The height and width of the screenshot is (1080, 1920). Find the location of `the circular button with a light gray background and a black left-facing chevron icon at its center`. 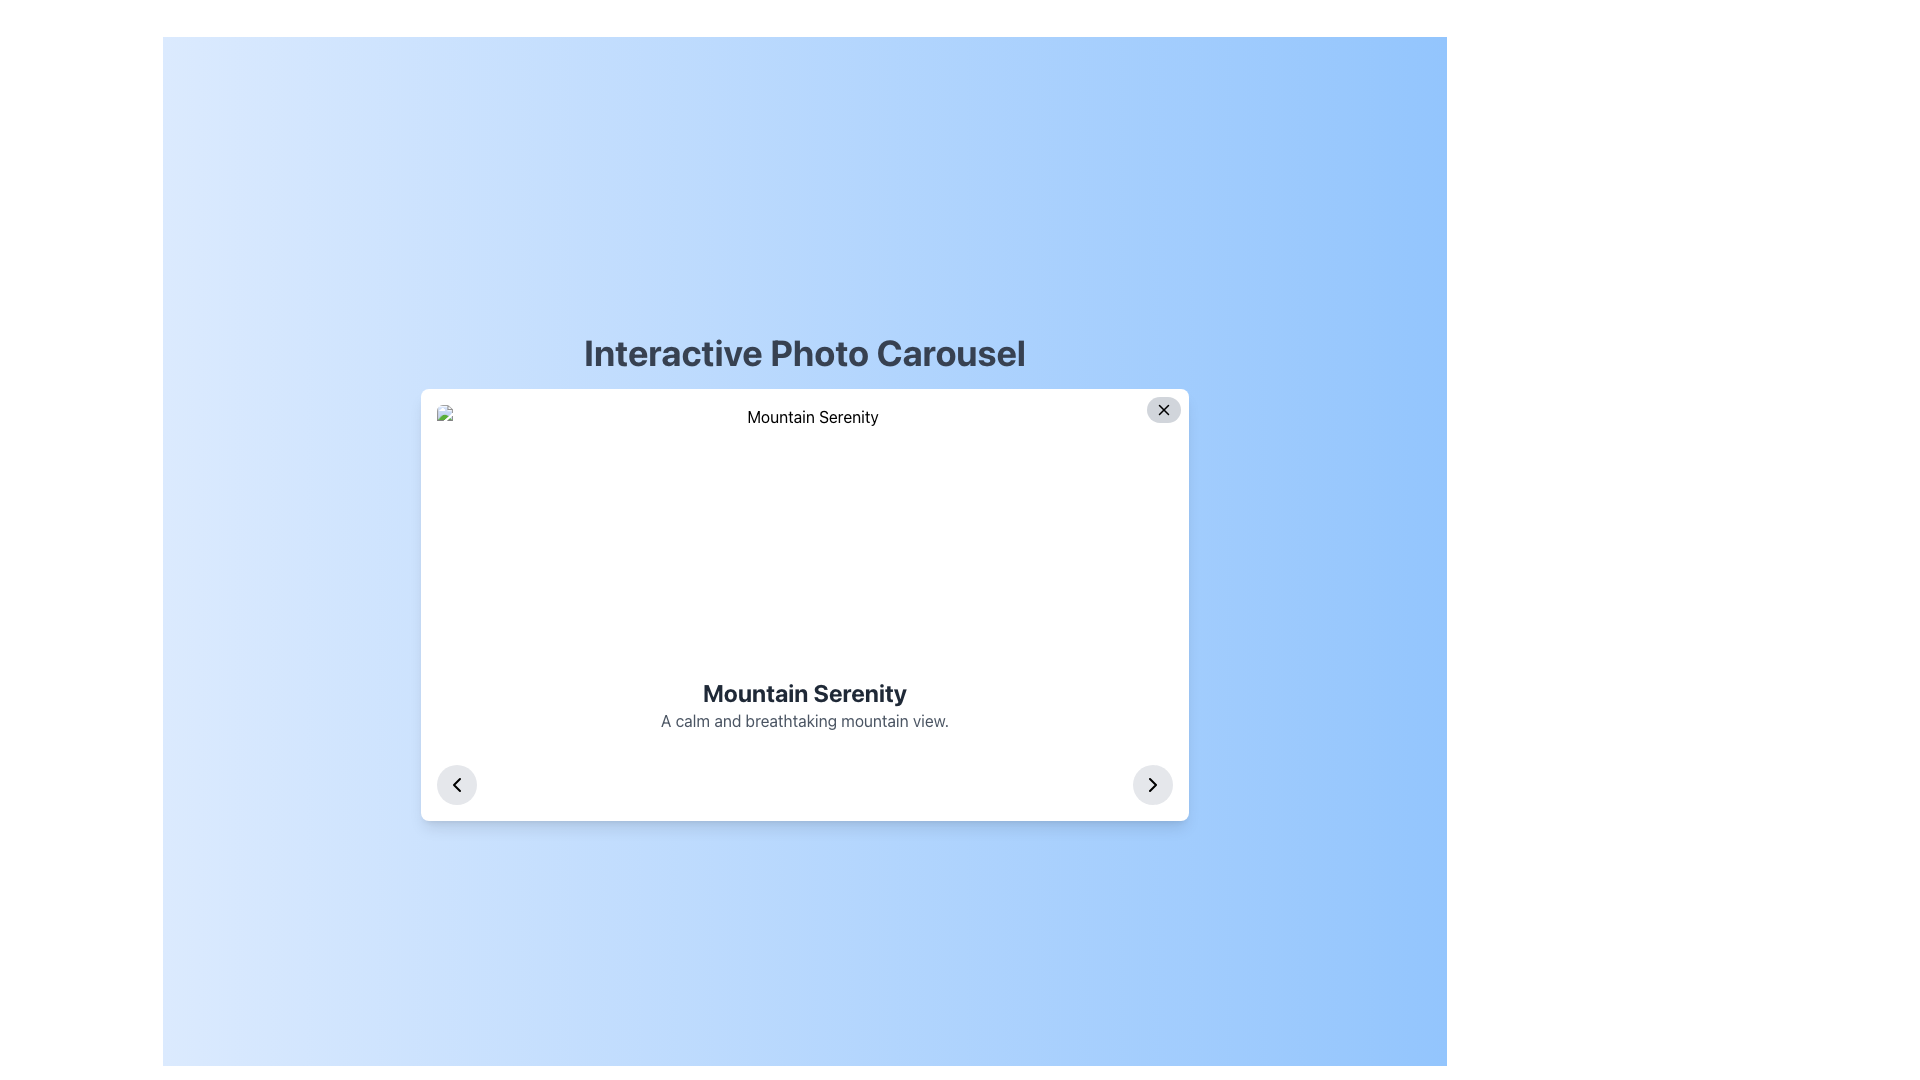

the circular button with a light gray background and a black left-facing chevron icon at its center is located at coordinates (455, 784).